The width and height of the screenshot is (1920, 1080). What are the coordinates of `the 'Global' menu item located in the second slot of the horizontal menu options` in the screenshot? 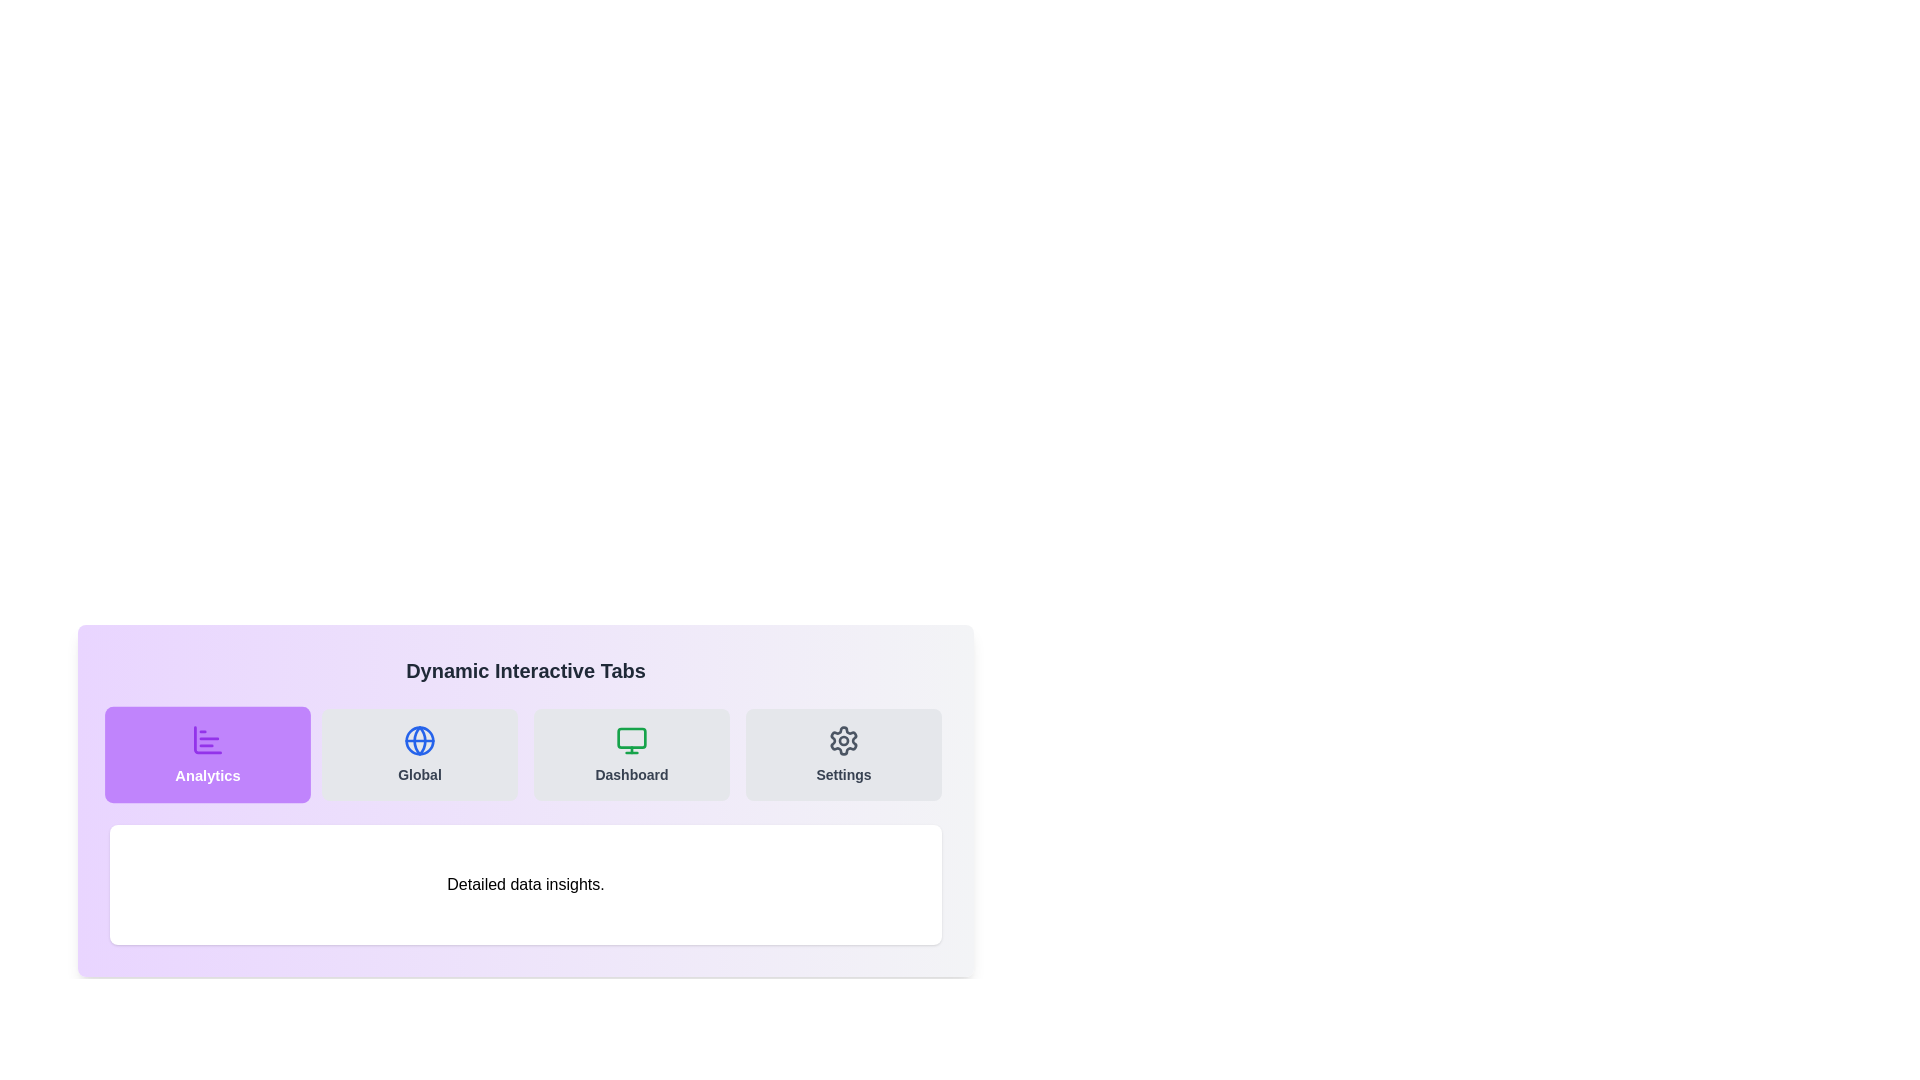 It's located at (419, 755).